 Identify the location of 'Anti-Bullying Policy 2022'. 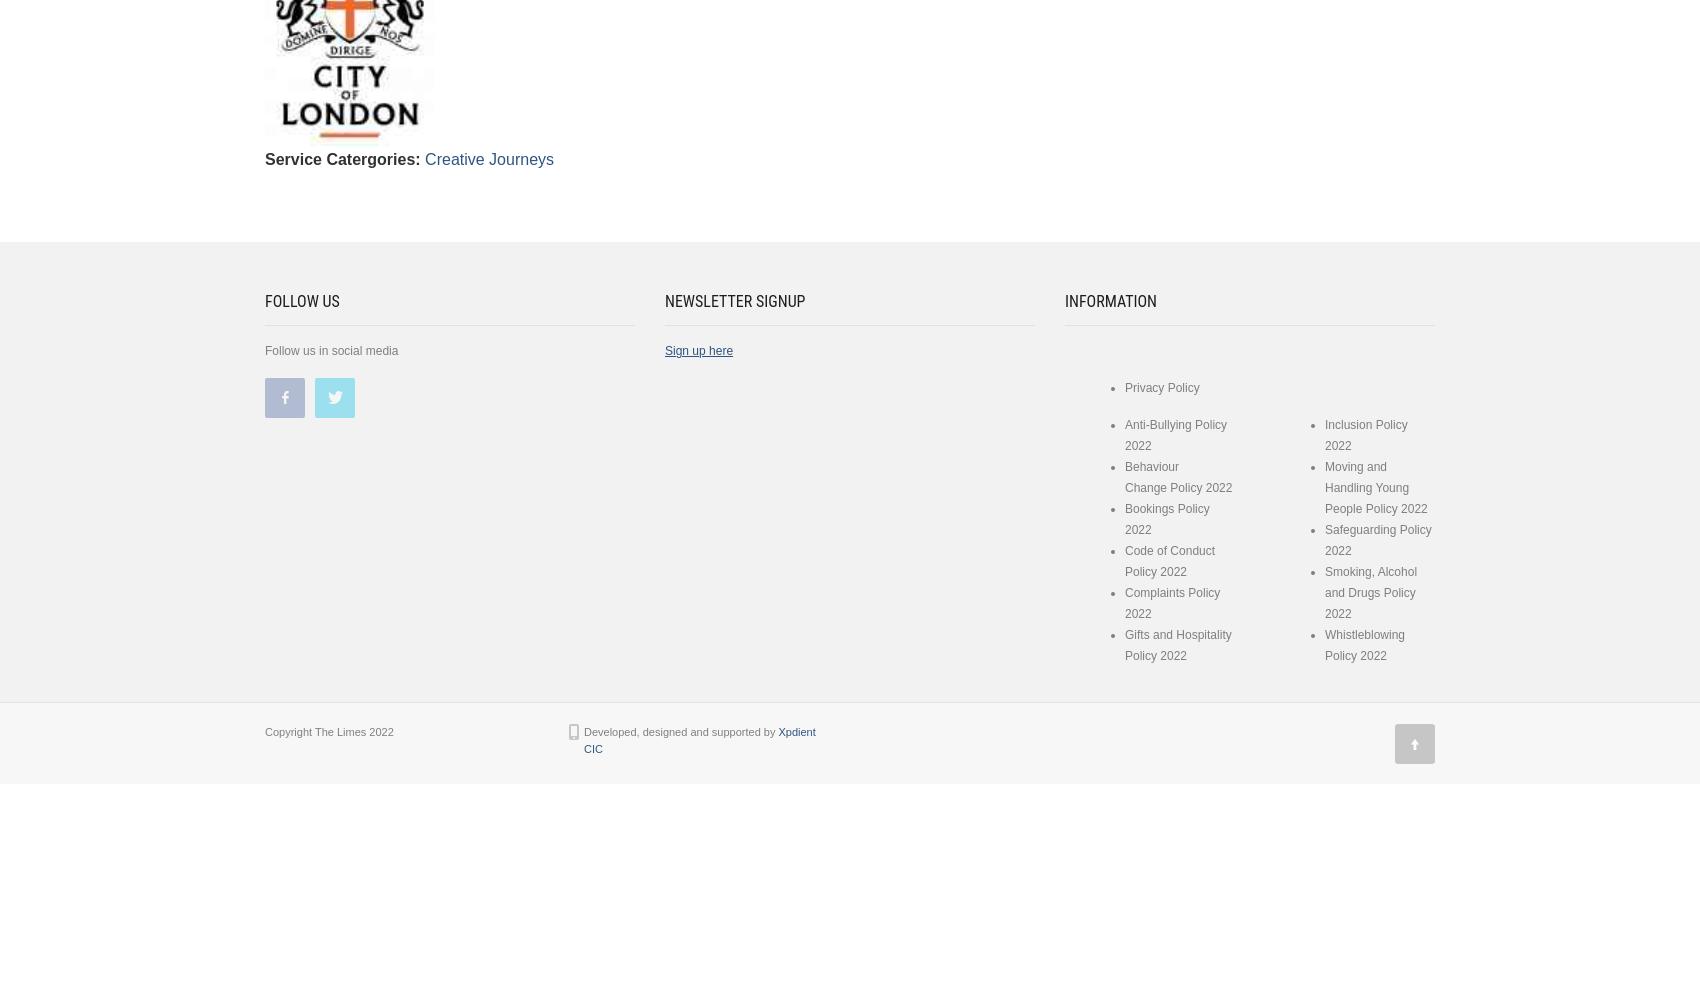
(1175, 435).